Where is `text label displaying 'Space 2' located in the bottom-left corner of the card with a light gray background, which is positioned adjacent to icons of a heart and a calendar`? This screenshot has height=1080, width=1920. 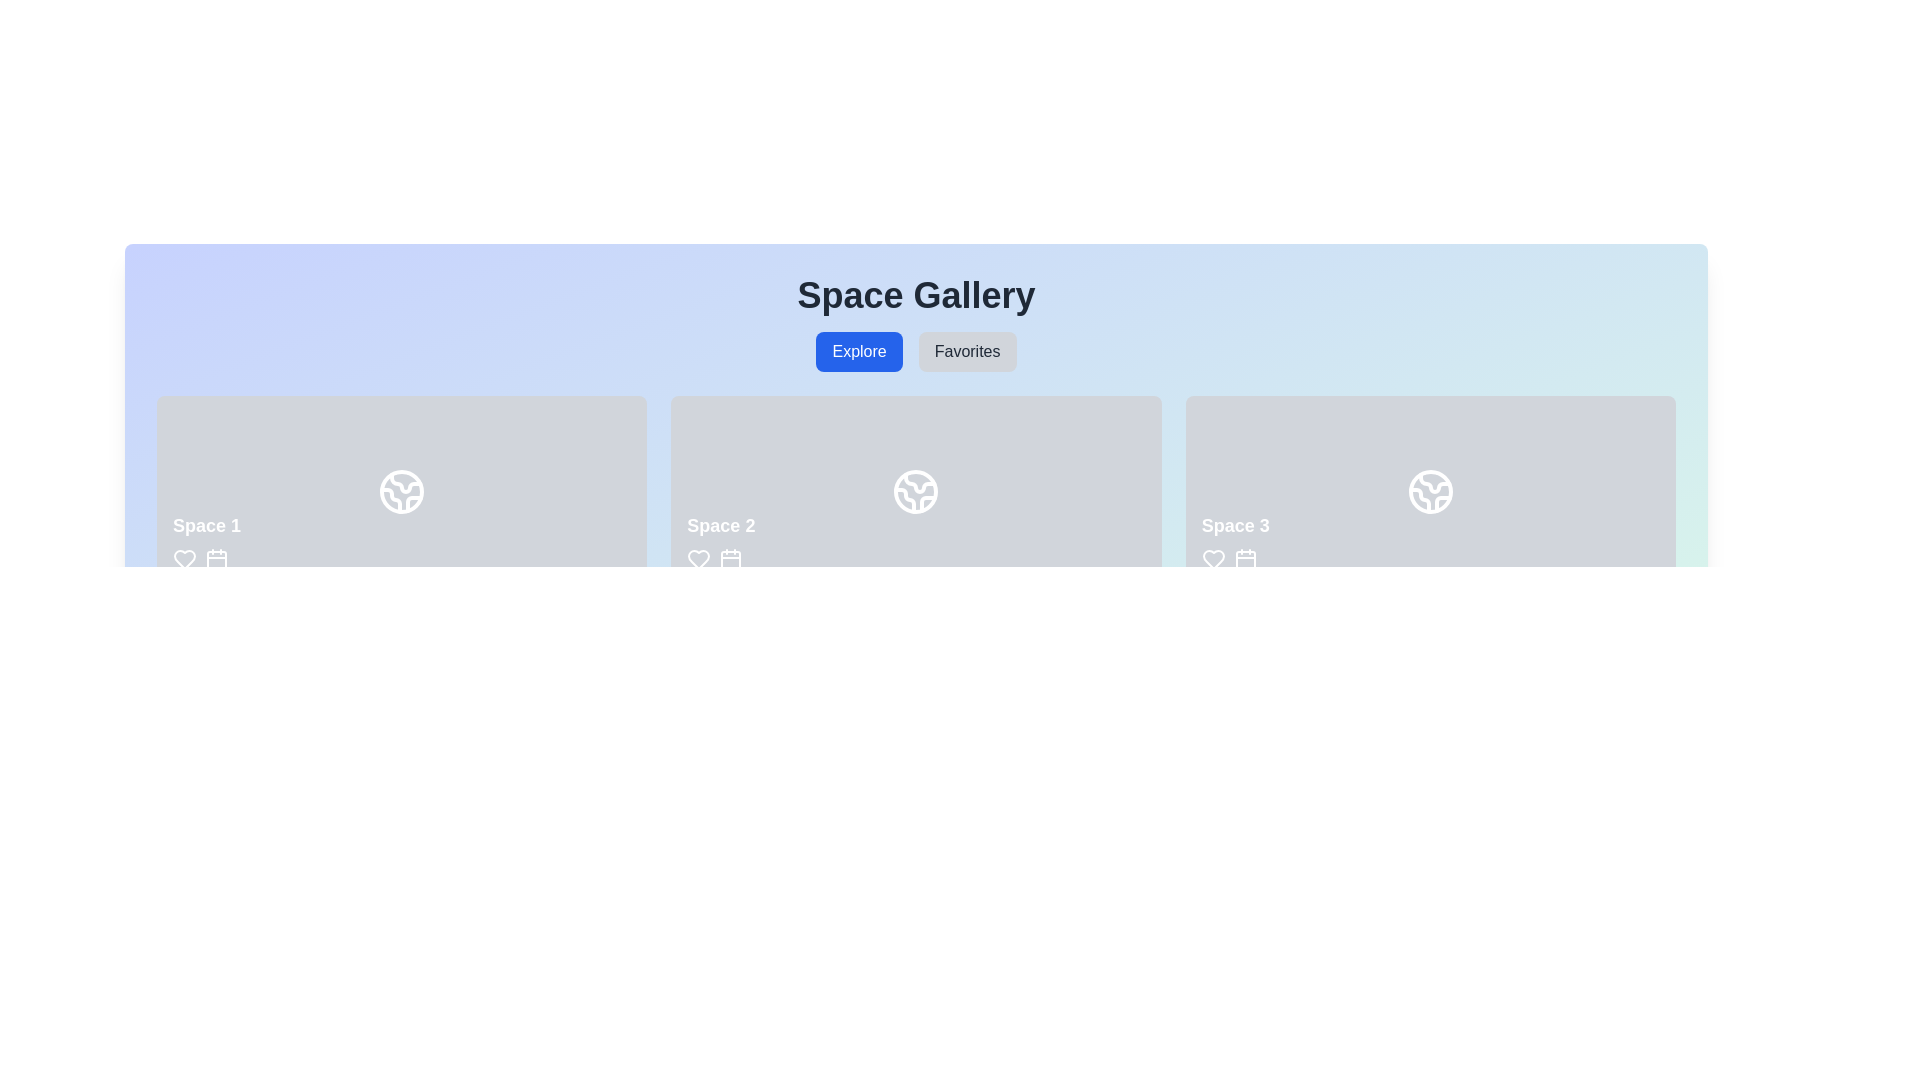
text label displaying 'Space 2' located in the bottom-left corner of the card with a light gray background, which is positioned adjacent to icons of a heart and a calendar is located at coordinates (720, 542).